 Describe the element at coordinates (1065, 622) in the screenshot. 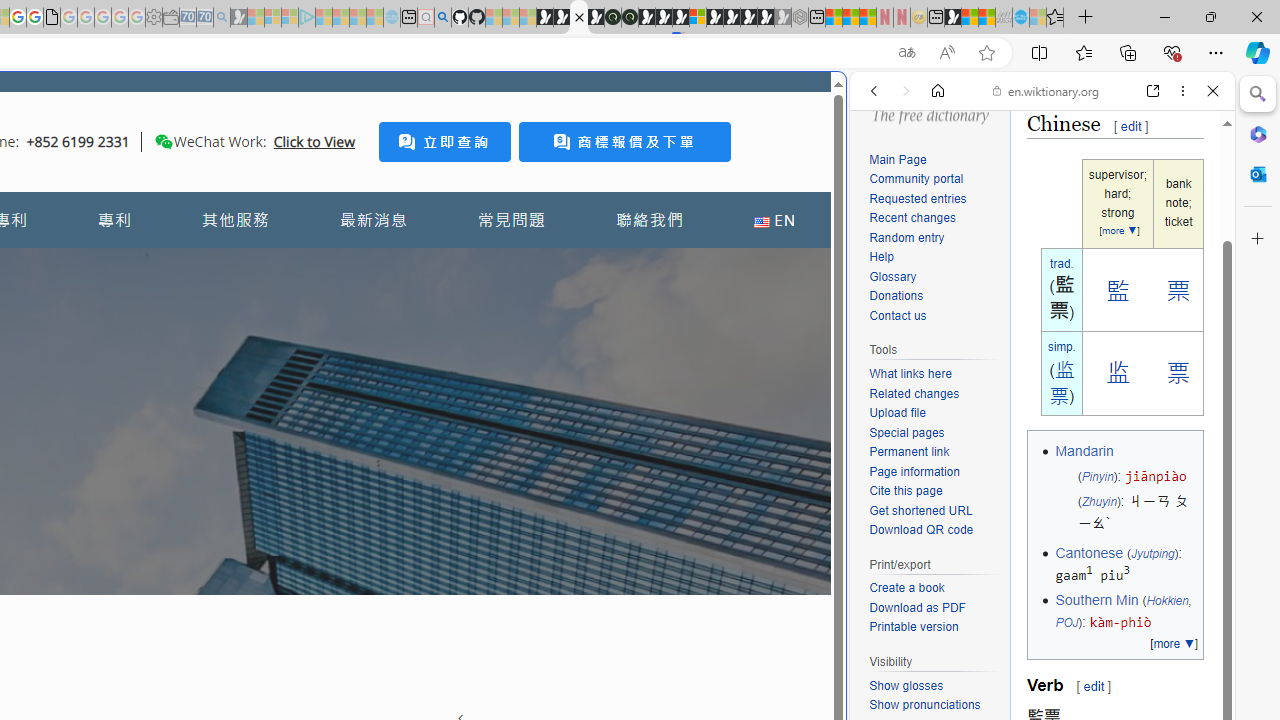

I see `'POJ'` at that location.